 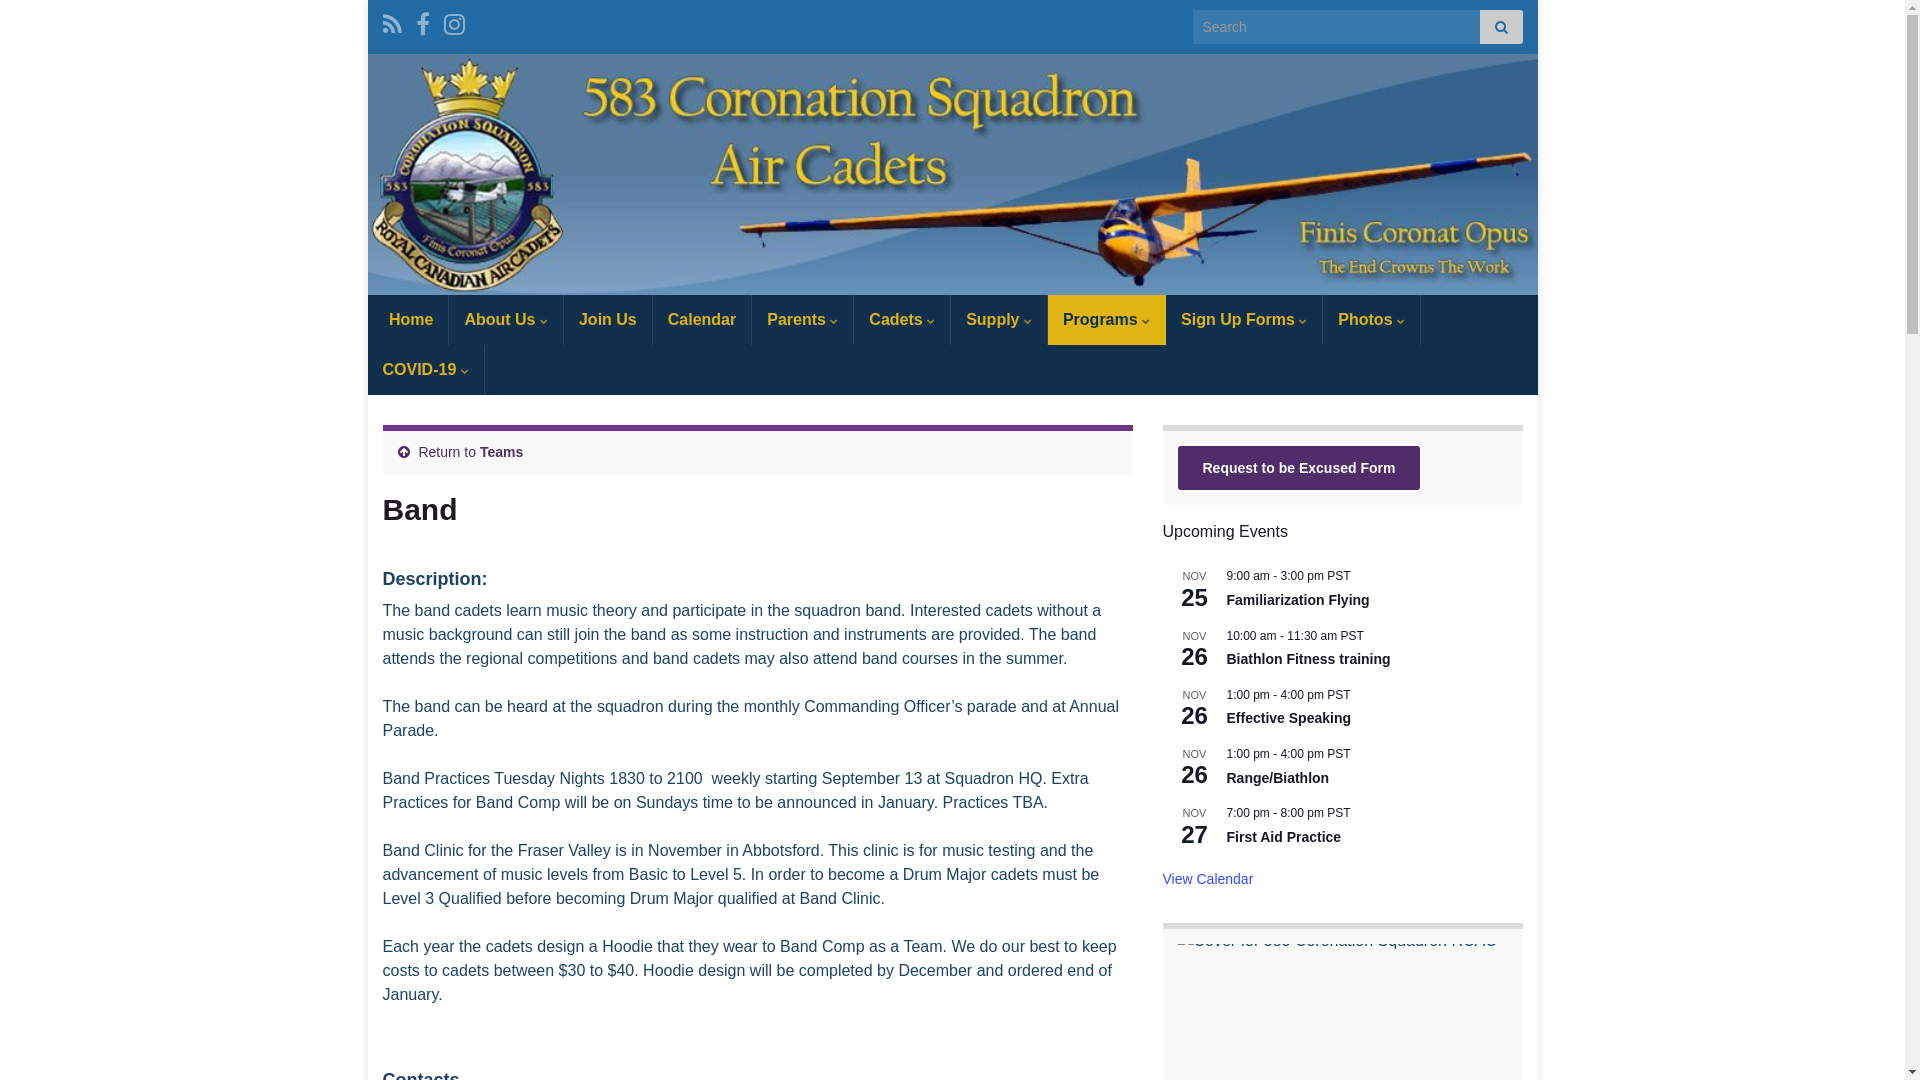 What do you see at coordinates (425, 370) in the screenshot?
I see `'COVID-19'` at bounding box center [425, 370].